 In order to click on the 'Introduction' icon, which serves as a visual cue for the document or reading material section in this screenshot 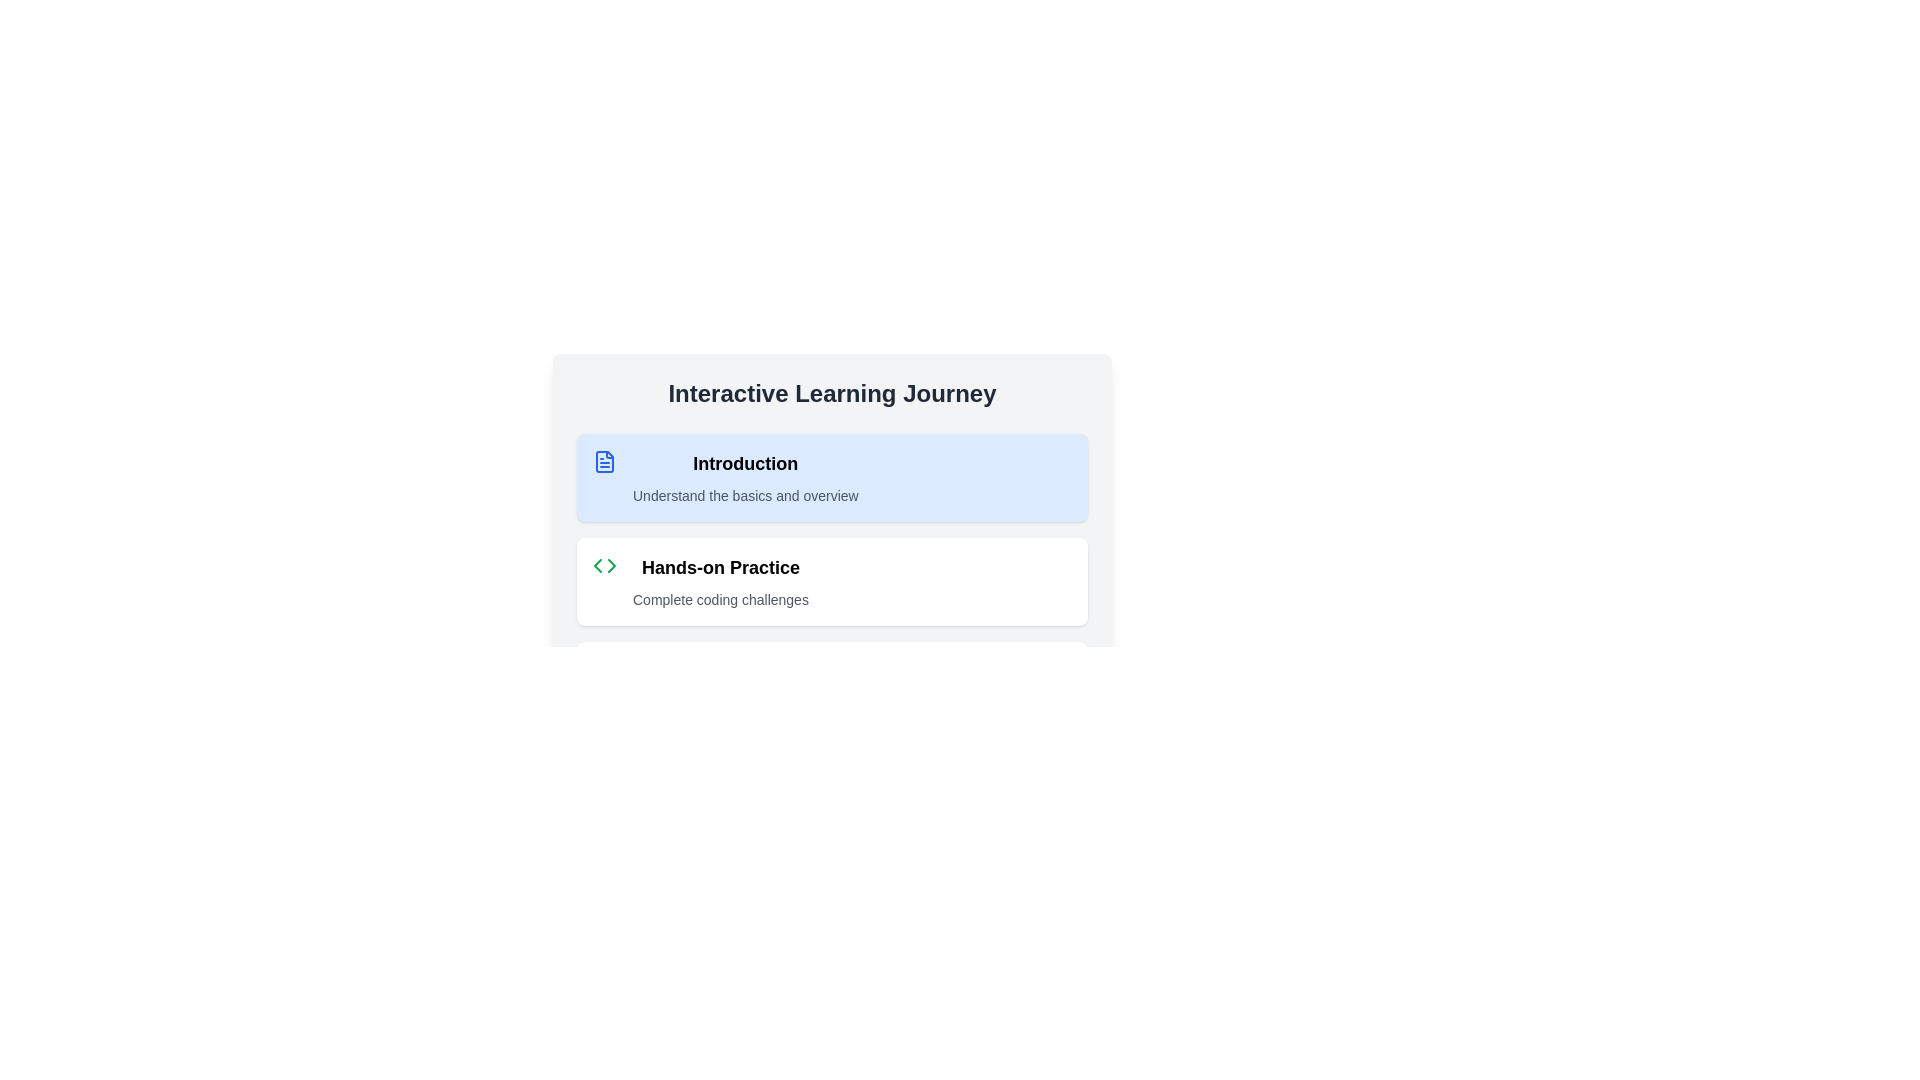, I will do `click(603, 462)`.